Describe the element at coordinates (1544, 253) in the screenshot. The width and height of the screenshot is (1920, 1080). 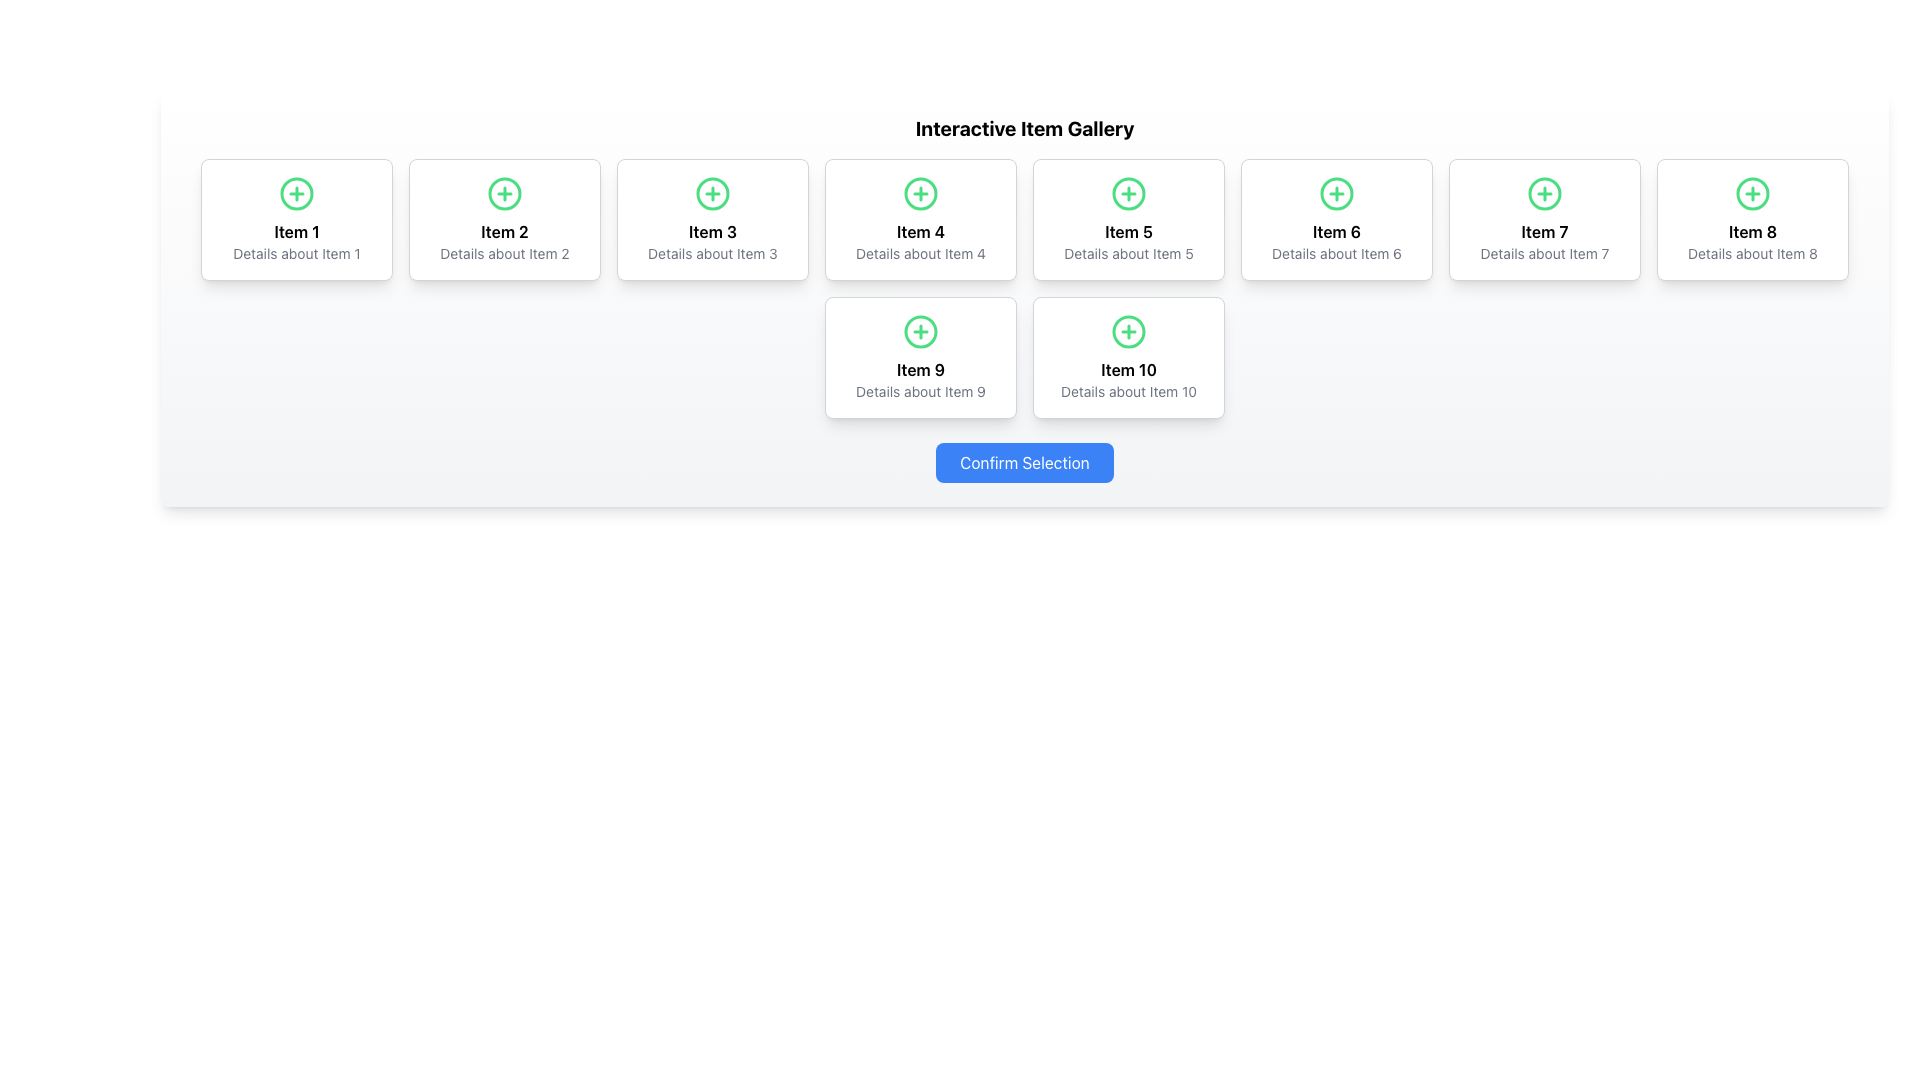
I see `the Text Label that provides supplementary details about 'Item 7', located at the bottom section of its card` at that location.